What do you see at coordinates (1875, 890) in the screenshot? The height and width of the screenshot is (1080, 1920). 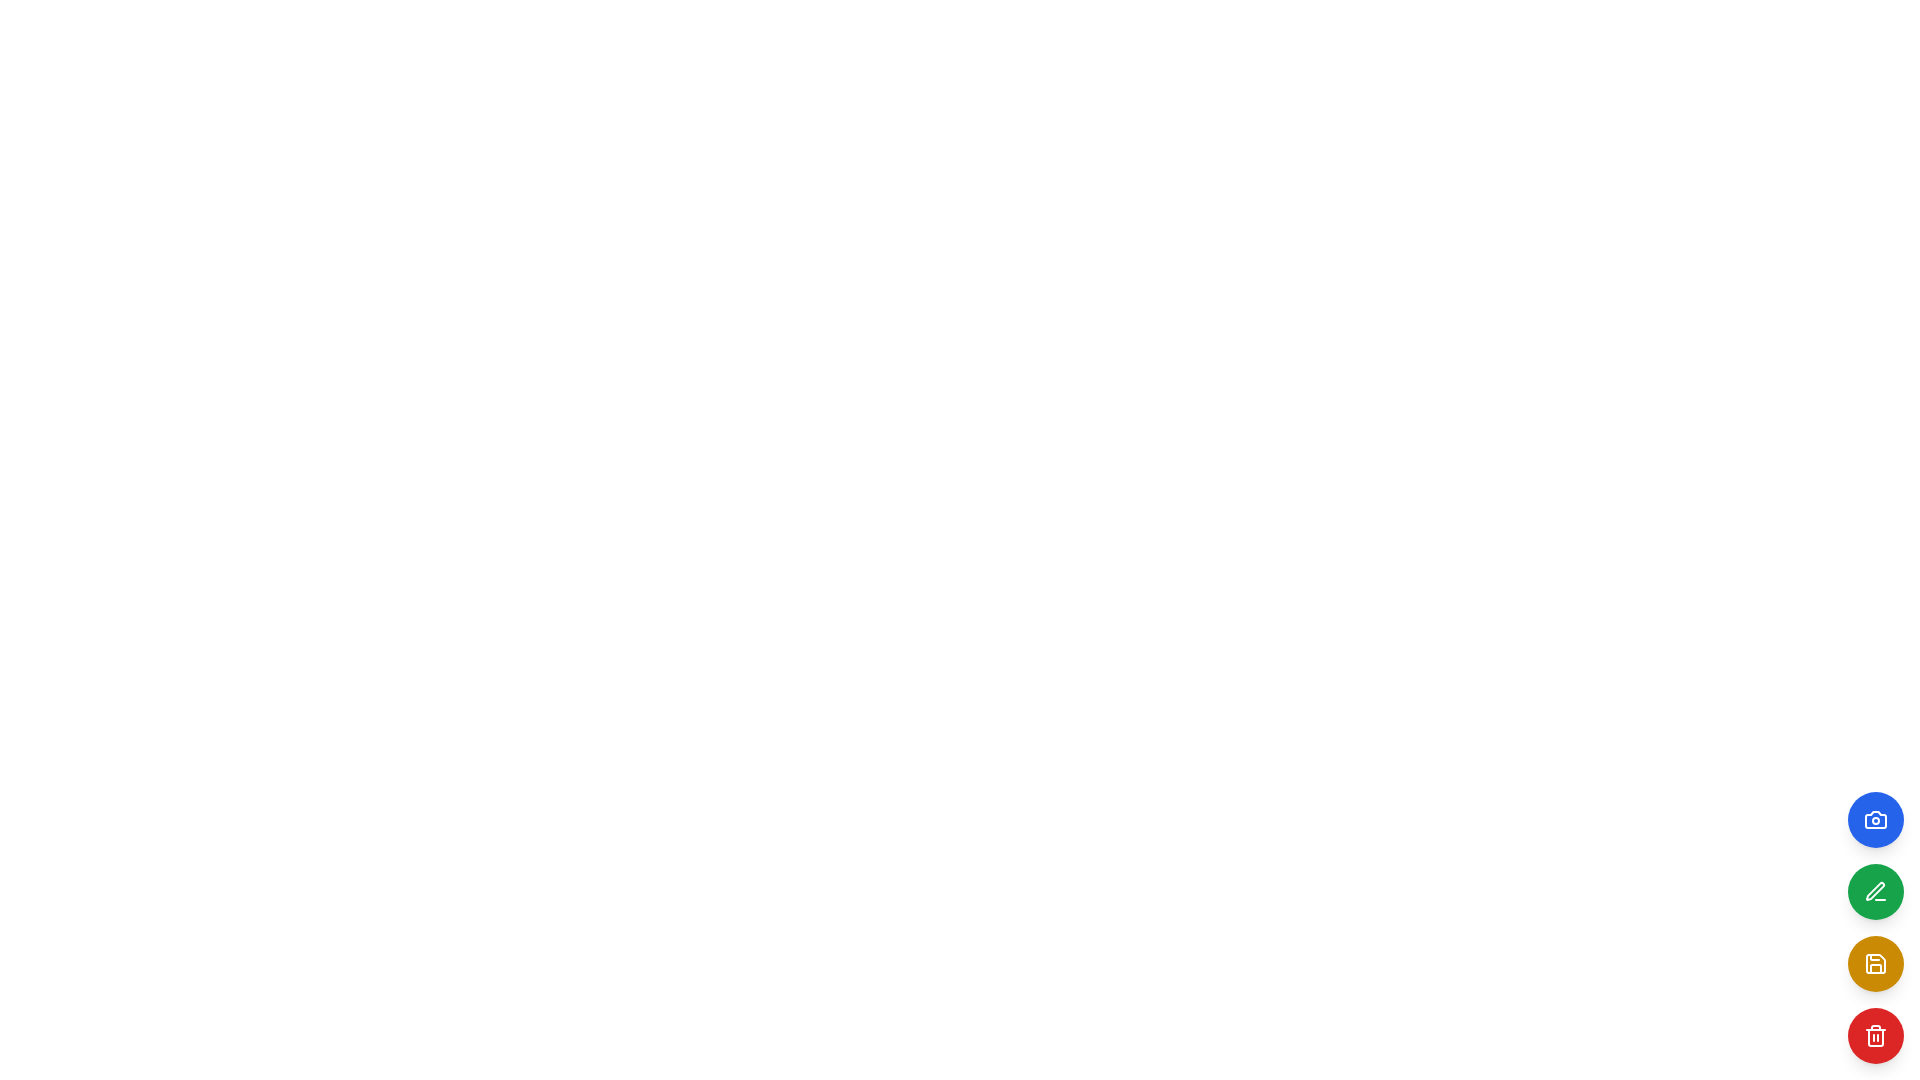 I see `the interactive button with a pen icon, which is located in the second position among a vertical stack of buttons` at bounding box center [1875, 890].